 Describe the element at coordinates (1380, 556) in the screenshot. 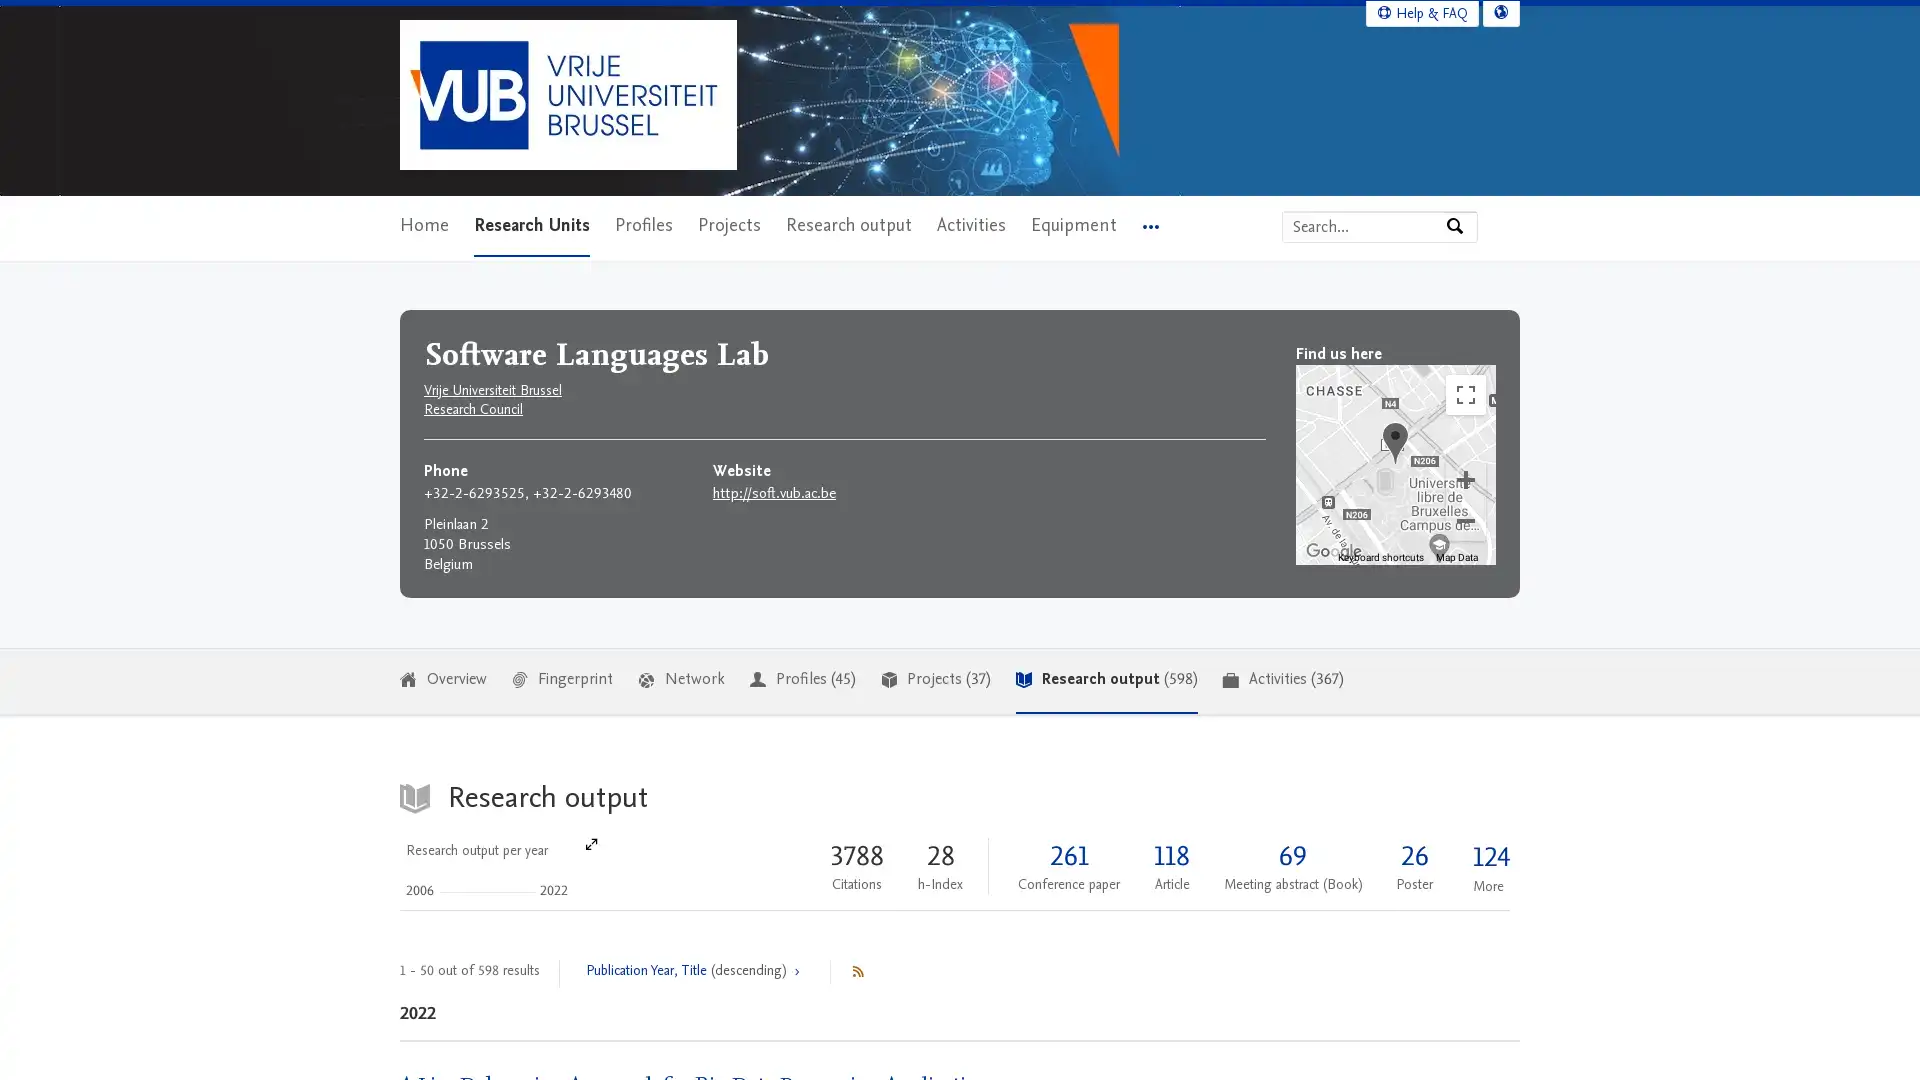

I see `Keyboard shortcuts` at that location.